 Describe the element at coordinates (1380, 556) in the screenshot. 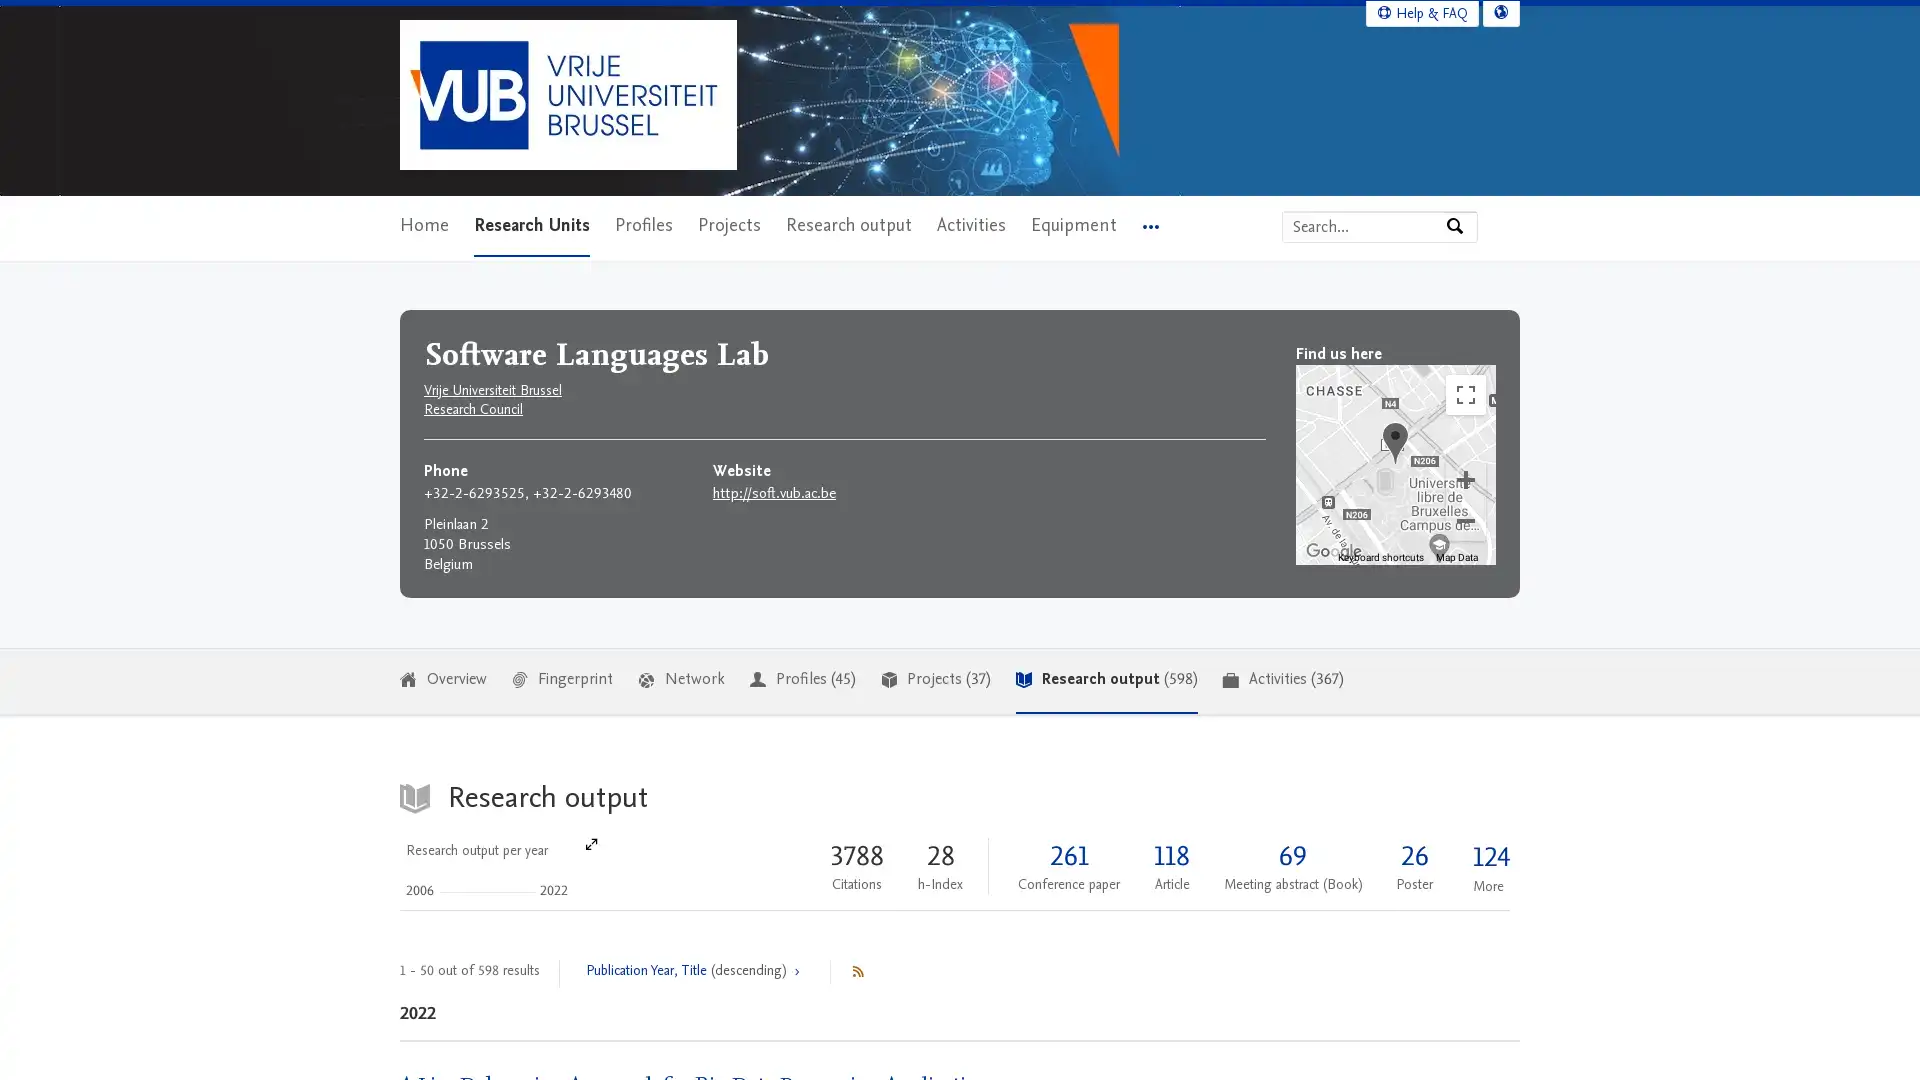

I see `Keyboard shortcuts` at that location.